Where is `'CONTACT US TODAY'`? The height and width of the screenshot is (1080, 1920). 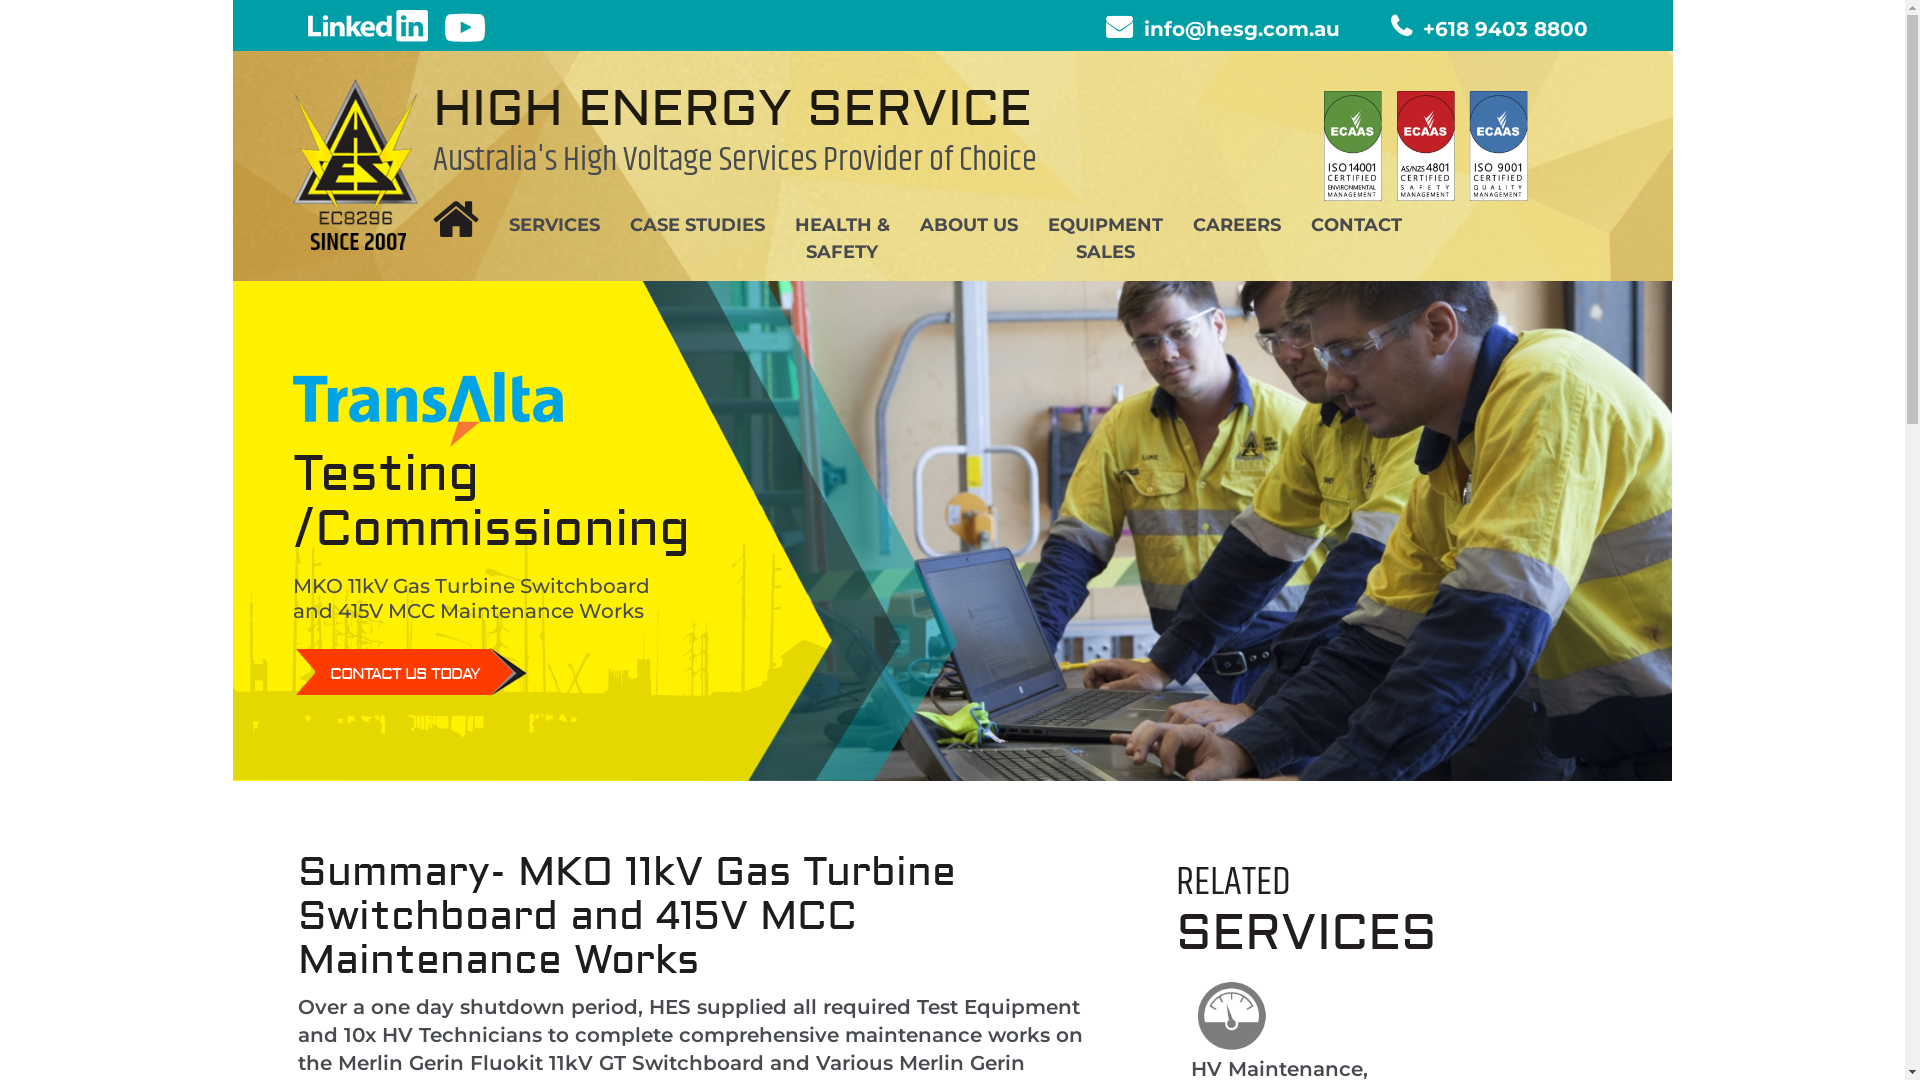 'CONTACT US TODAY' is located at coordinates (401, 671).